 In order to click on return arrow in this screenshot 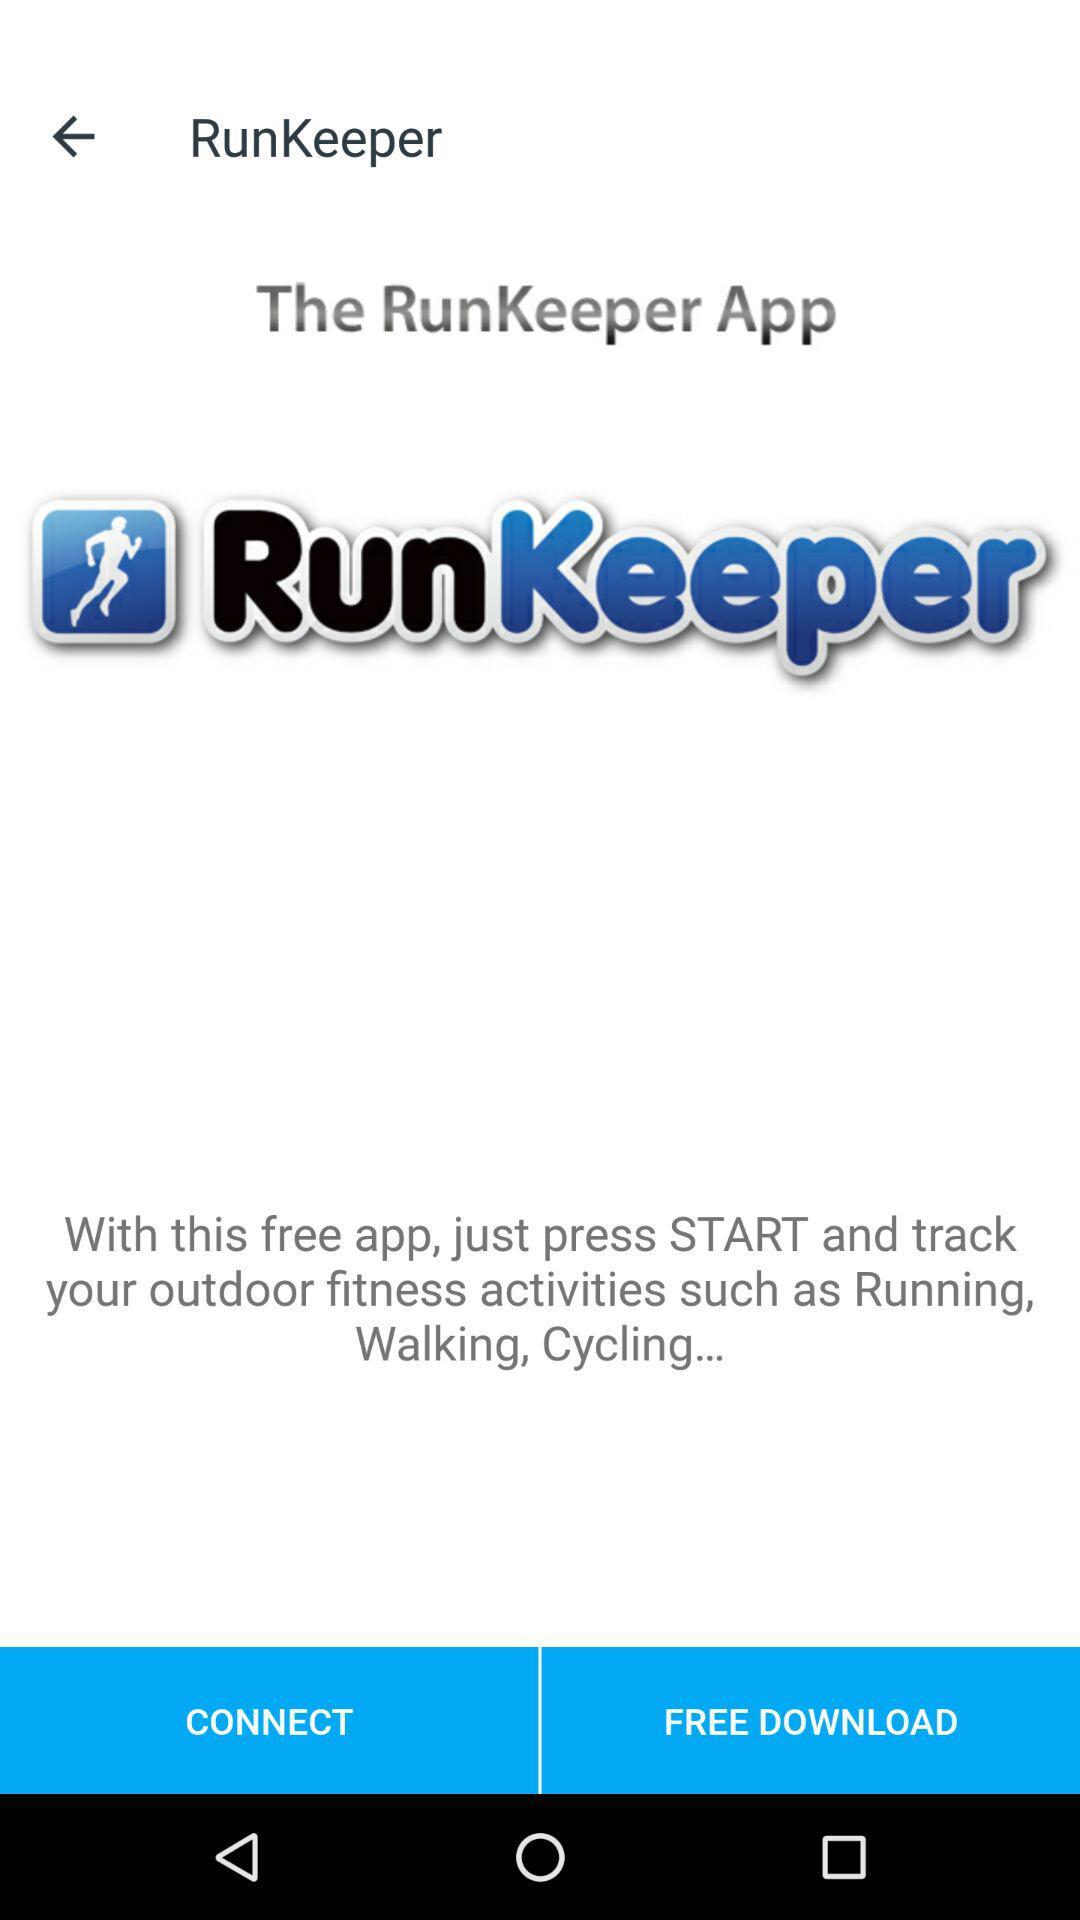, I will do `click(72, 135)`.